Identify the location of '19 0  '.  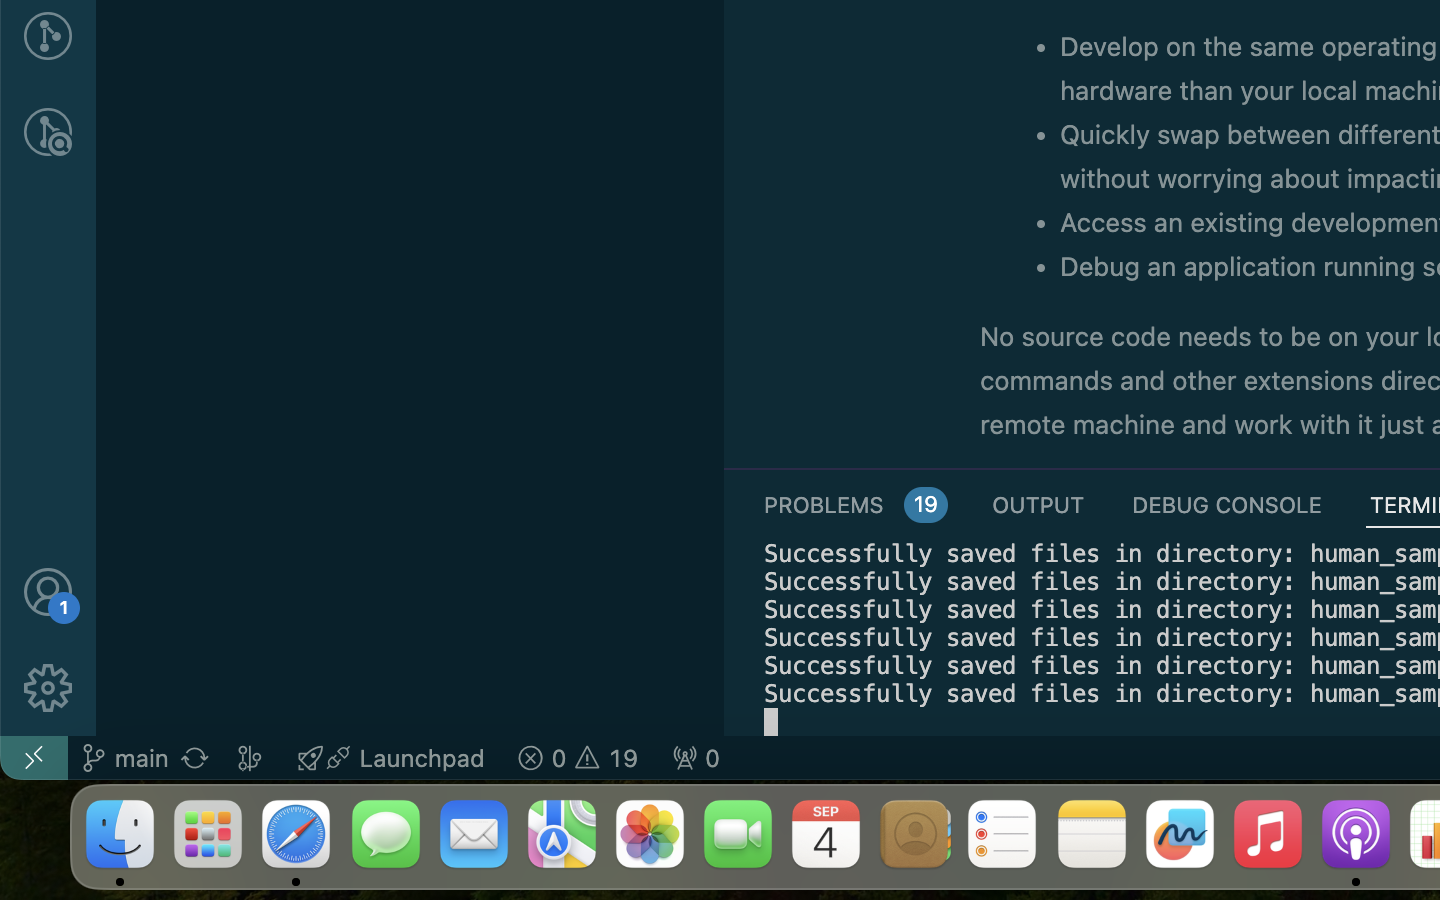
(578, 756).